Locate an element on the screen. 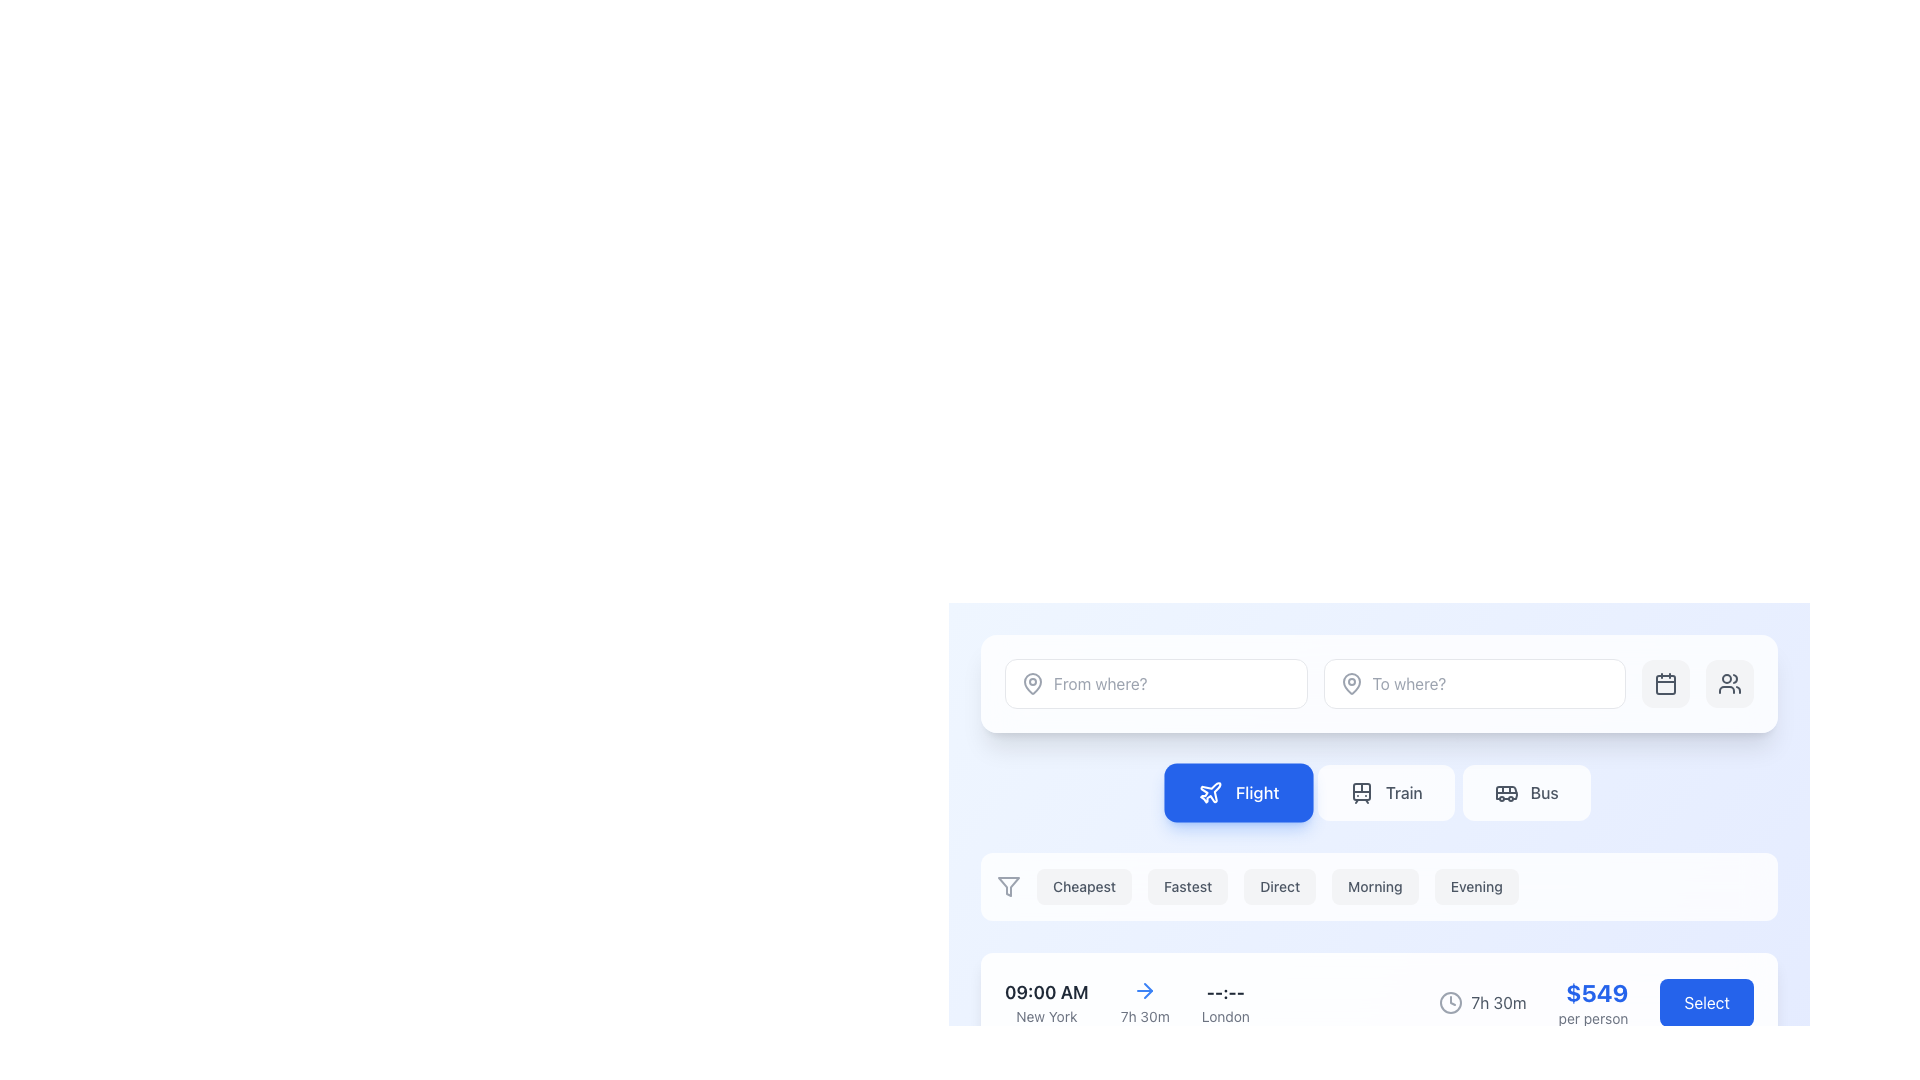 The height and width of the screenshot is (1080, 1920). the clock icon that is styled in gray and located to the left of the text '7h 30m' in the booking interface is located at coordinates (1451, 1002).